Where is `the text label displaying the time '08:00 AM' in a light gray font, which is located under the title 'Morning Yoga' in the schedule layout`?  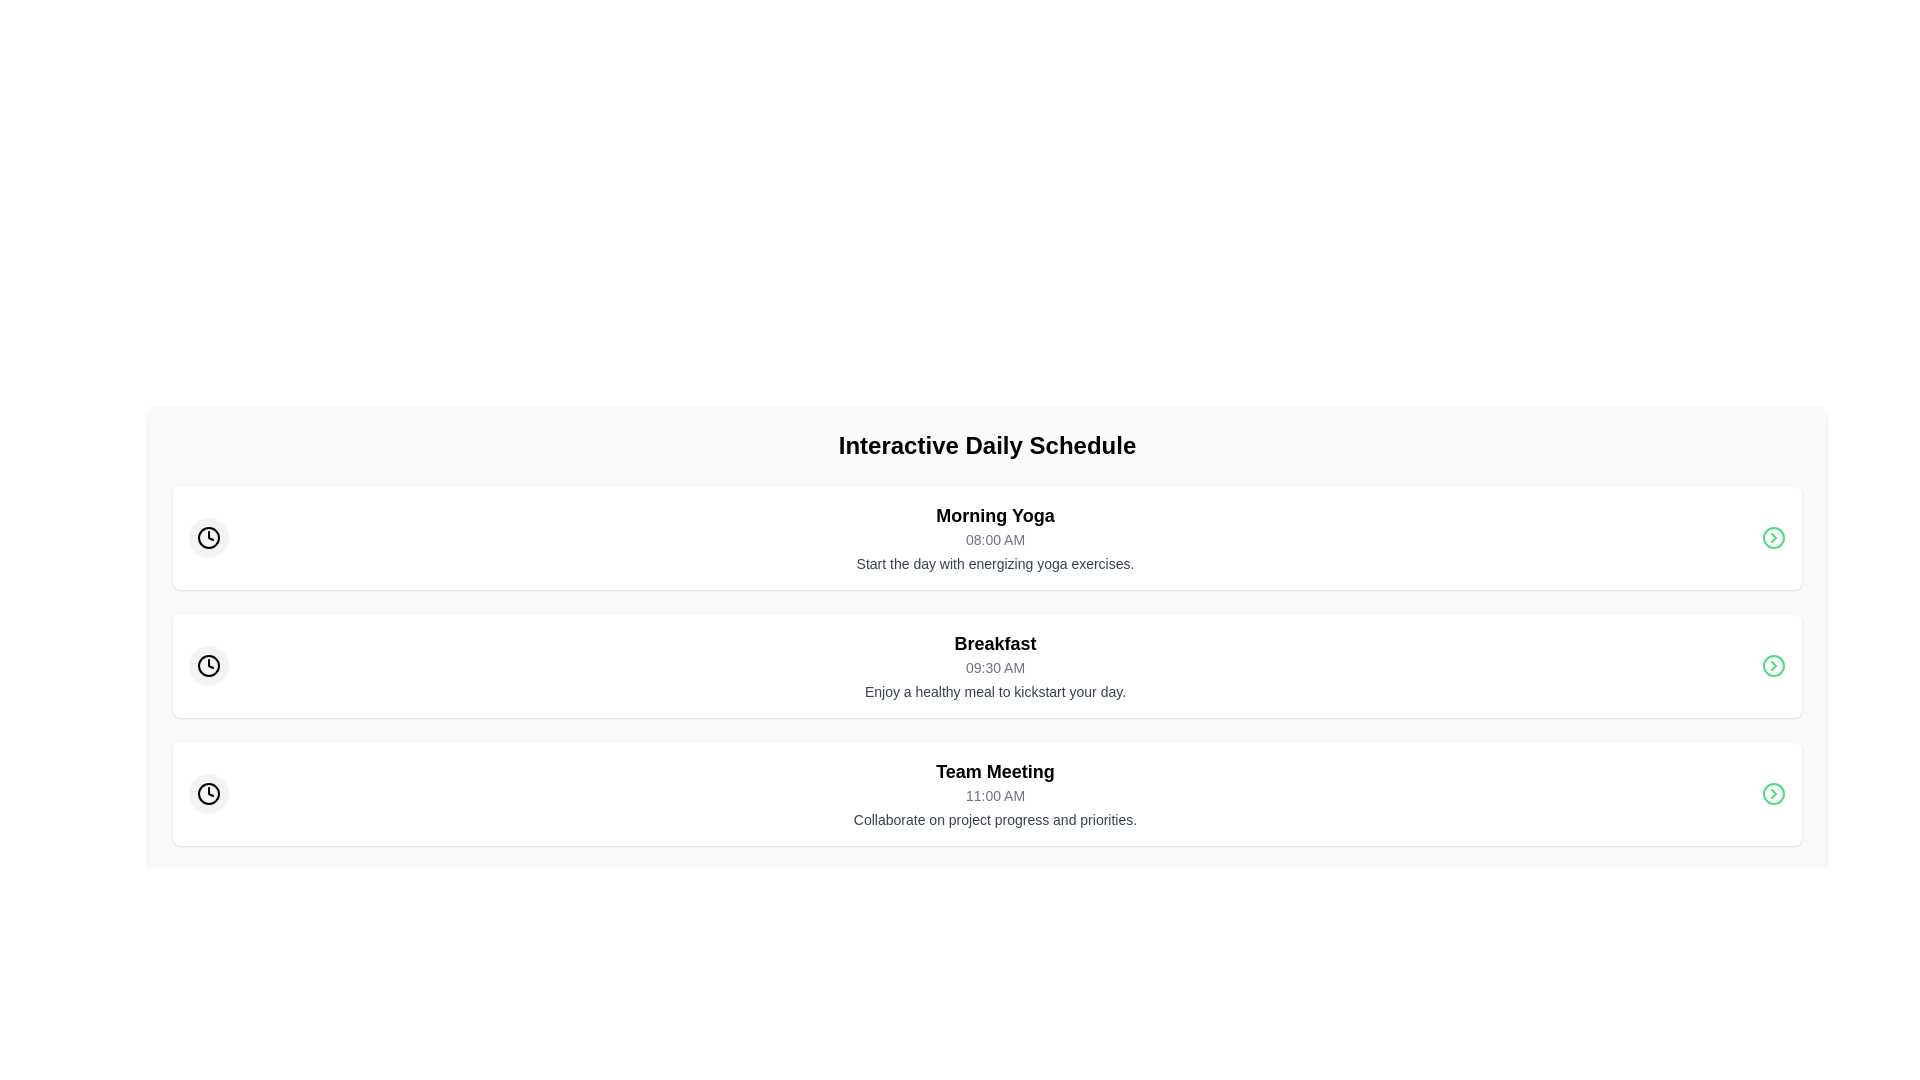 the text label displaying the time '08:00 AM' in a light gray font, which is located under the title 'Morning Yoga' in the schedule layout is located at coordinates (995, 540).